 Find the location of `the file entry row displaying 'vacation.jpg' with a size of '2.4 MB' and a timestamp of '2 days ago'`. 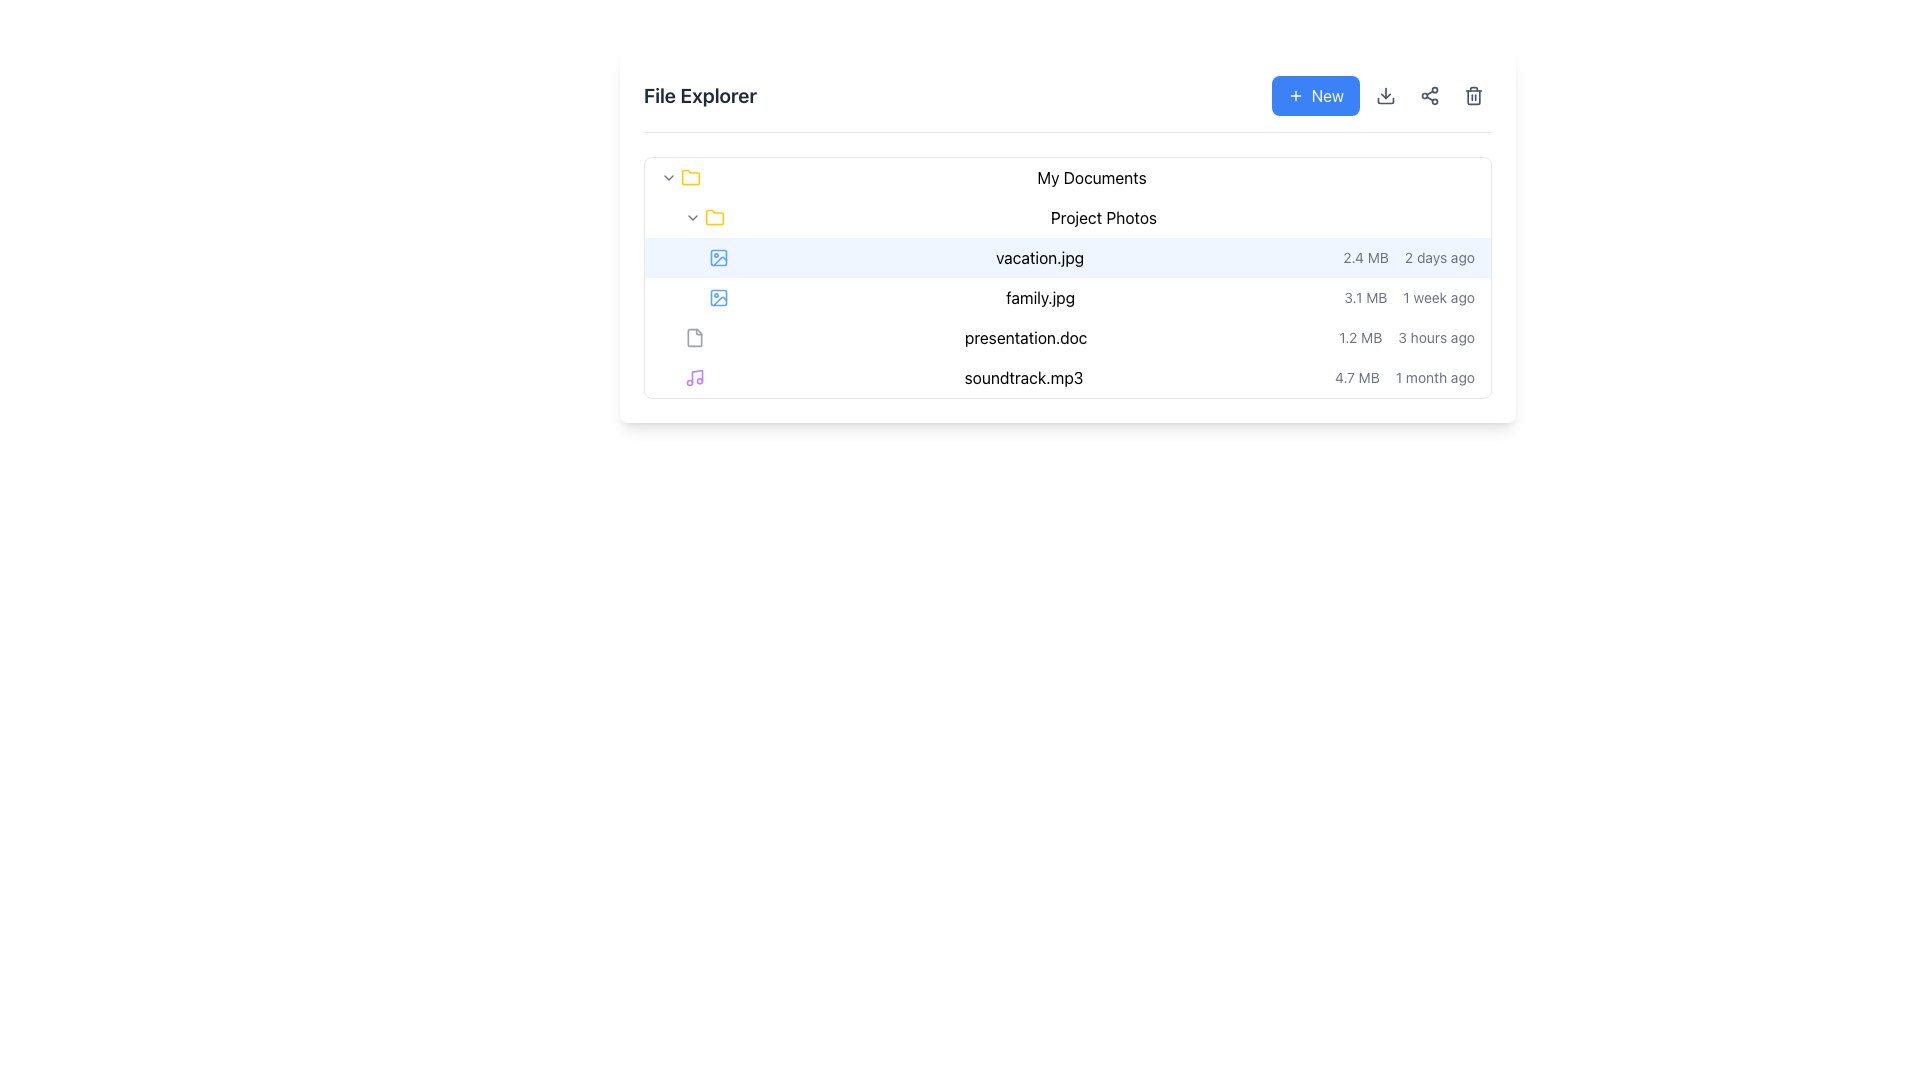

the file entry row displaying 'vacation.jpg' with a size of '2.4 MB' and a timestamp of '2 days ago' is located at coordinates (1067, 257).